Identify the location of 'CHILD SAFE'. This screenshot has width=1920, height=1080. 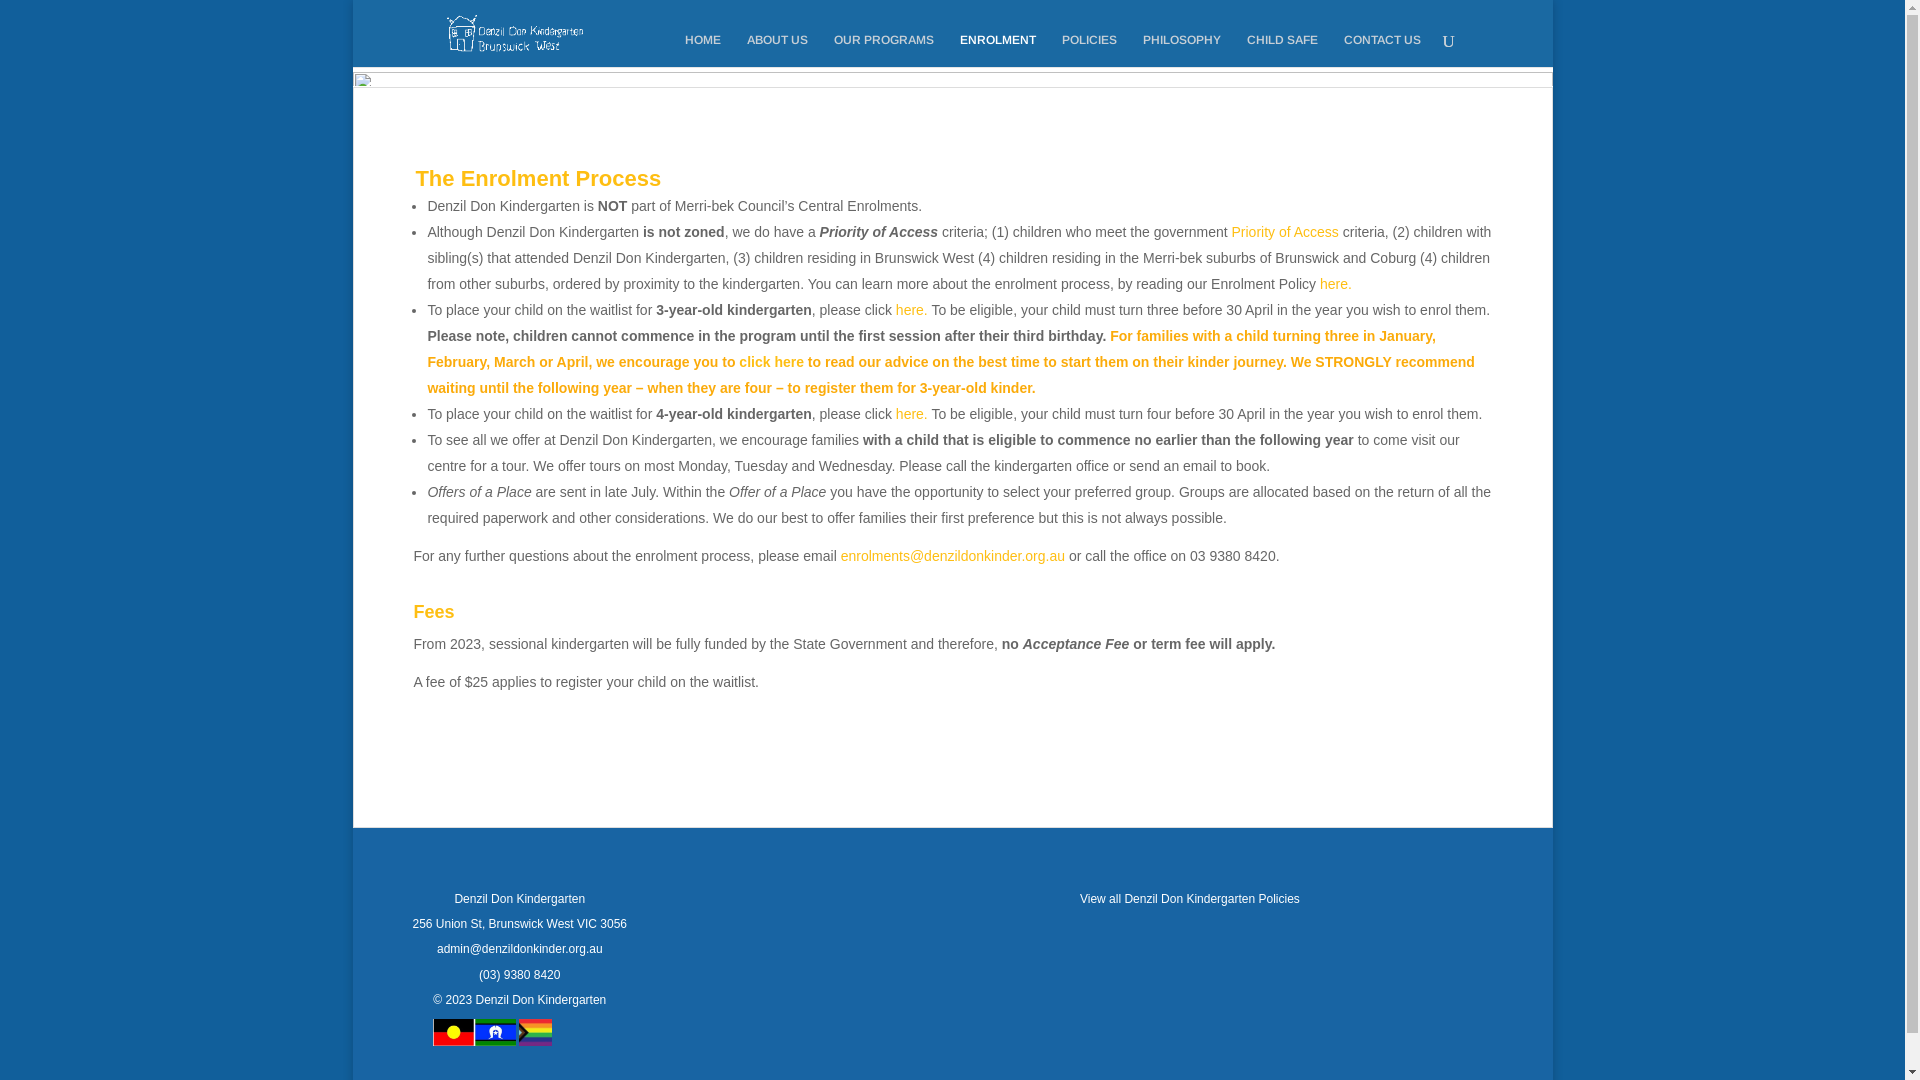
(1245, 49).